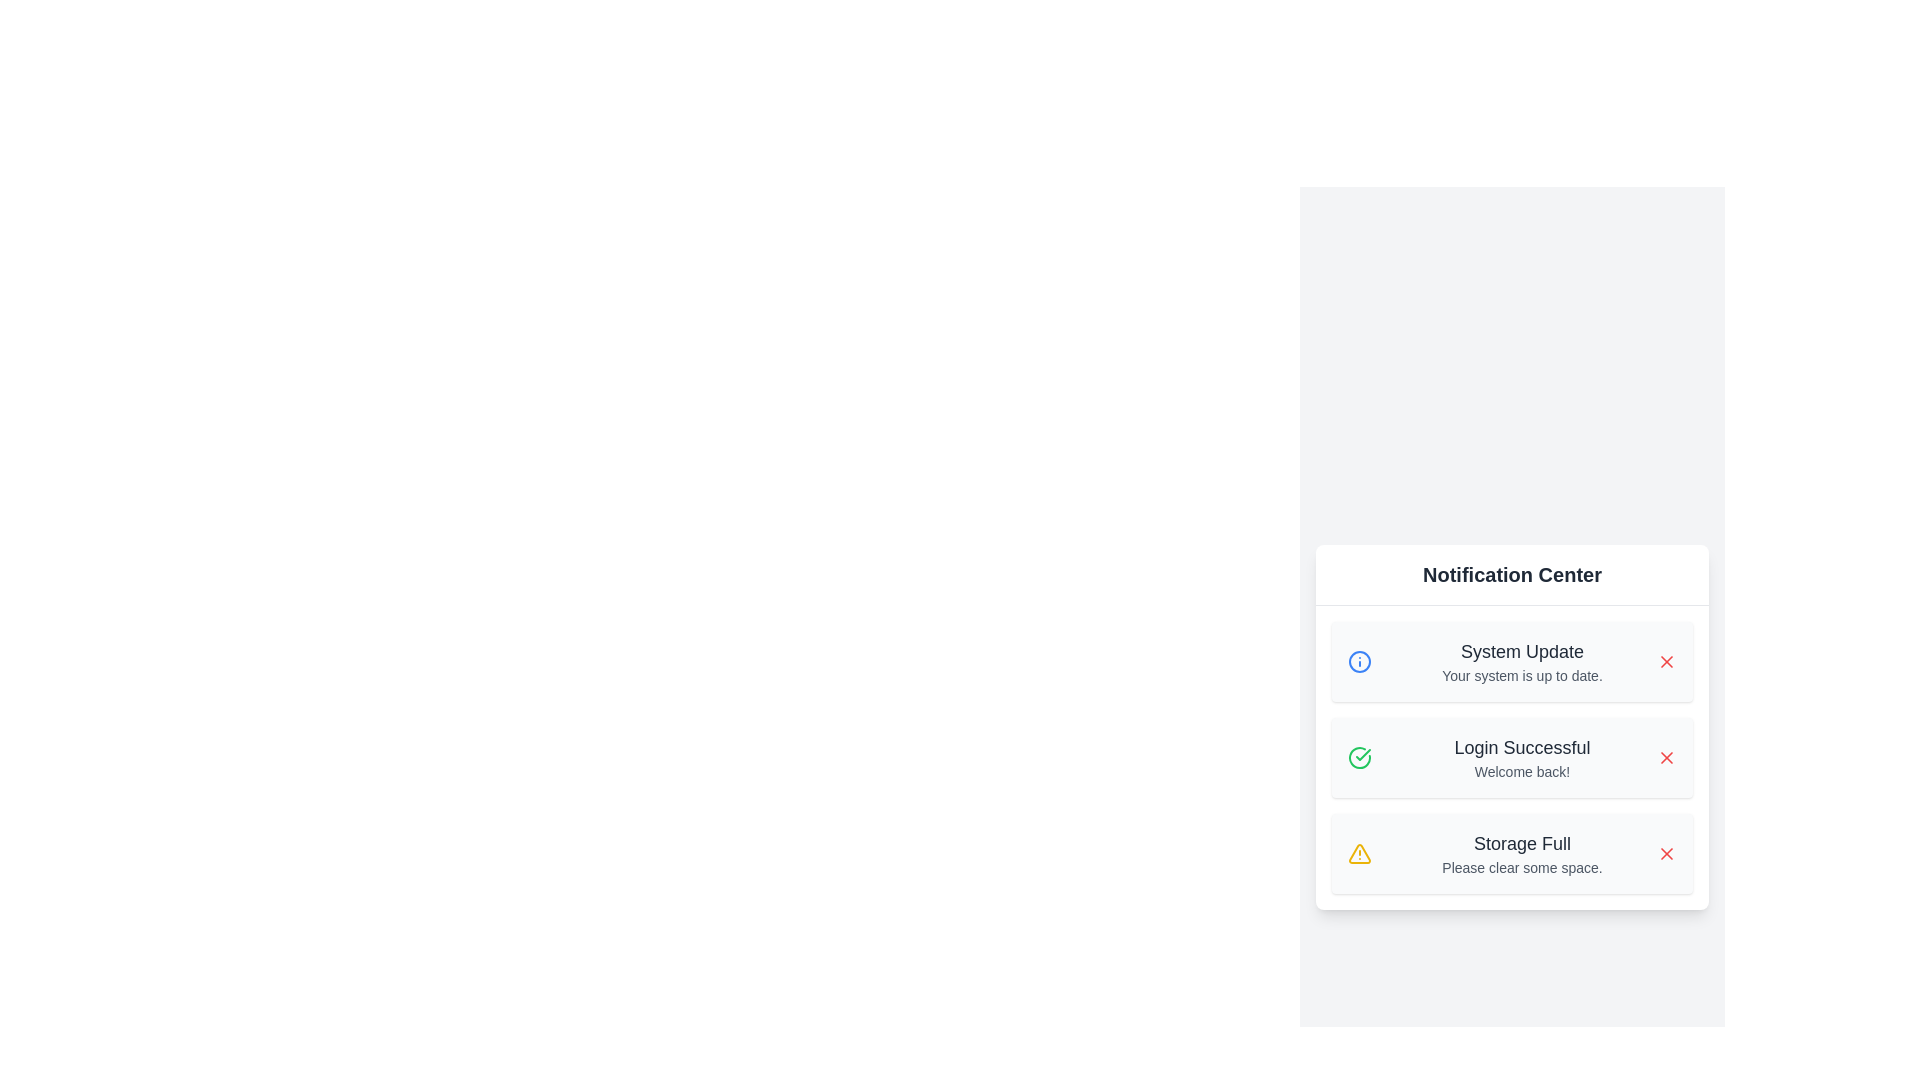 This screenshot has height=1080, width=1920. What do you see at coordinates (1359, 757) in the screenshot?
I see `the visual state of the circular icon with a green border and a green checkmark, located in the 'Notification Center' next to the 'Login Successful' text` at bounding box center [1359, 757].